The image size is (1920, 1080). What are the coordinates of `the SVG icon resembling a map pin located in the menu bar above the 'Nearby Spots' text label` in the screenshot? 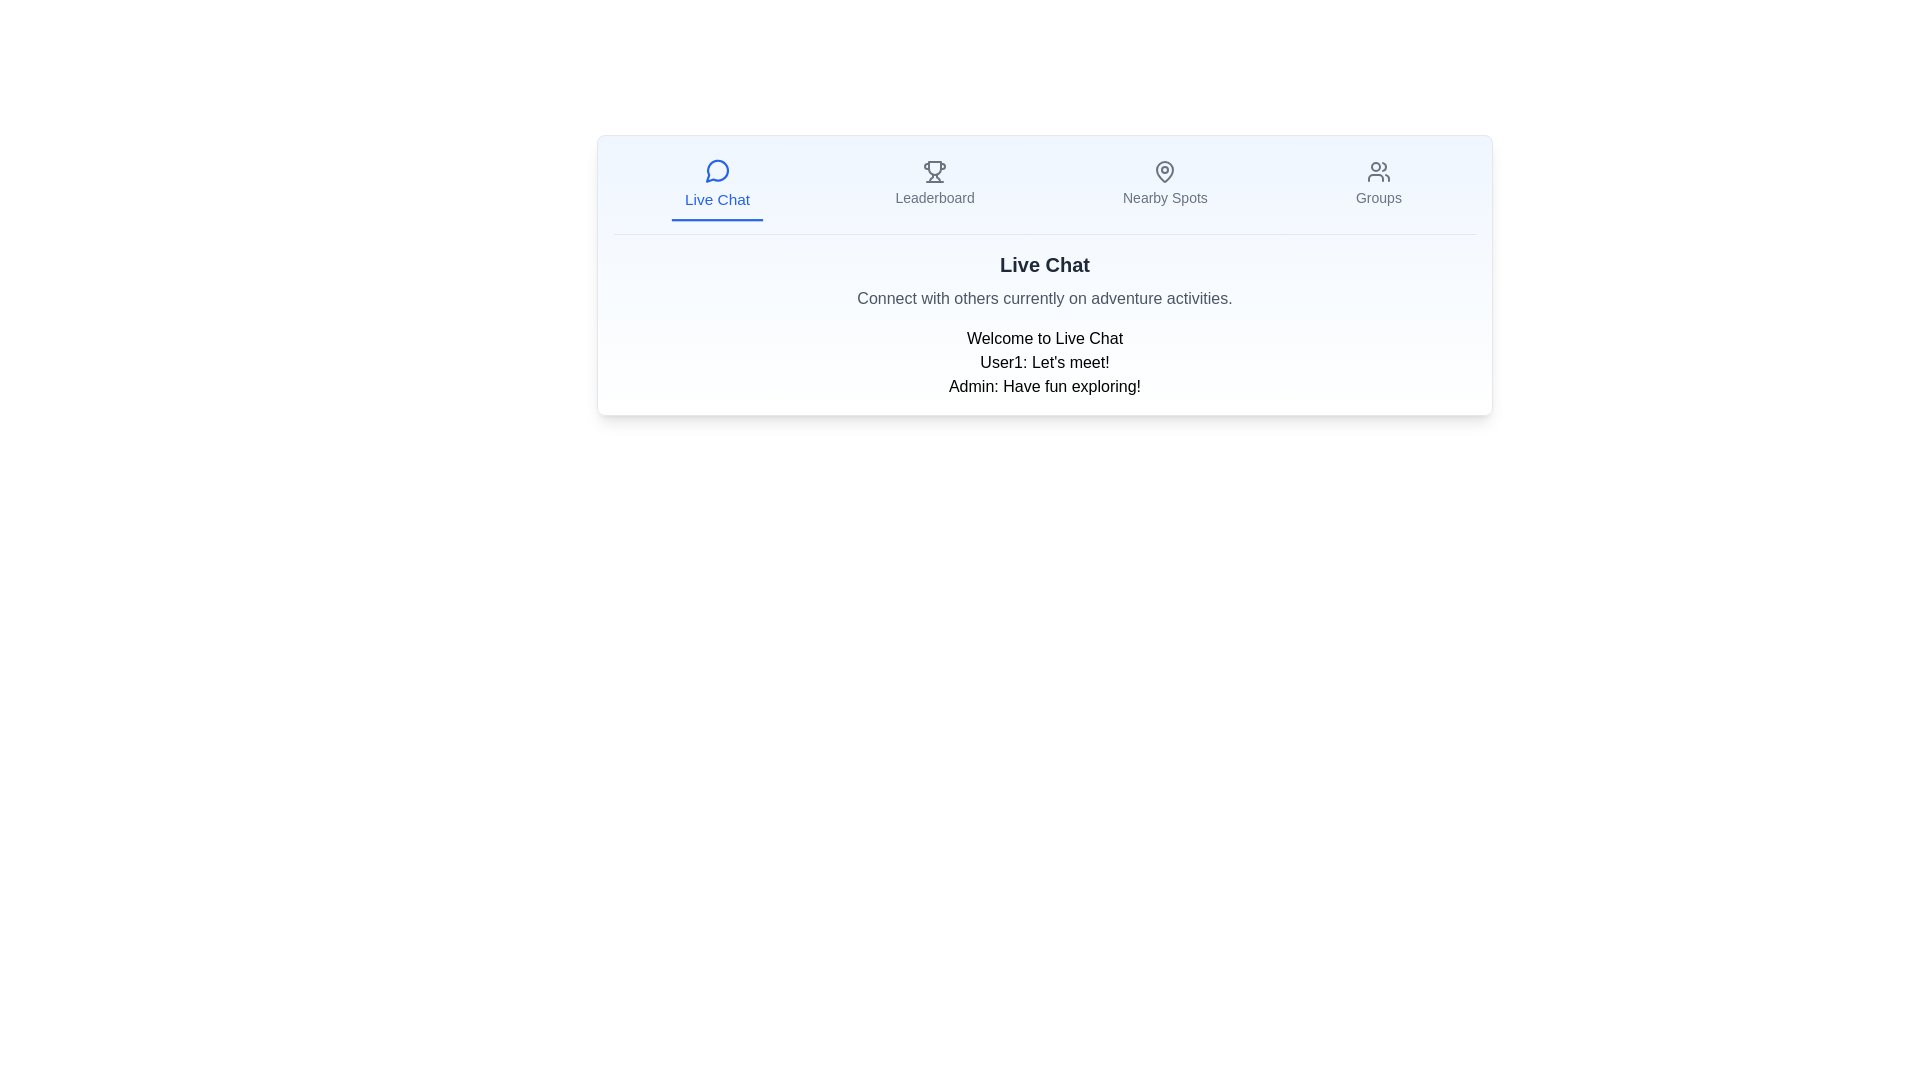 It's located at (1165, 171).